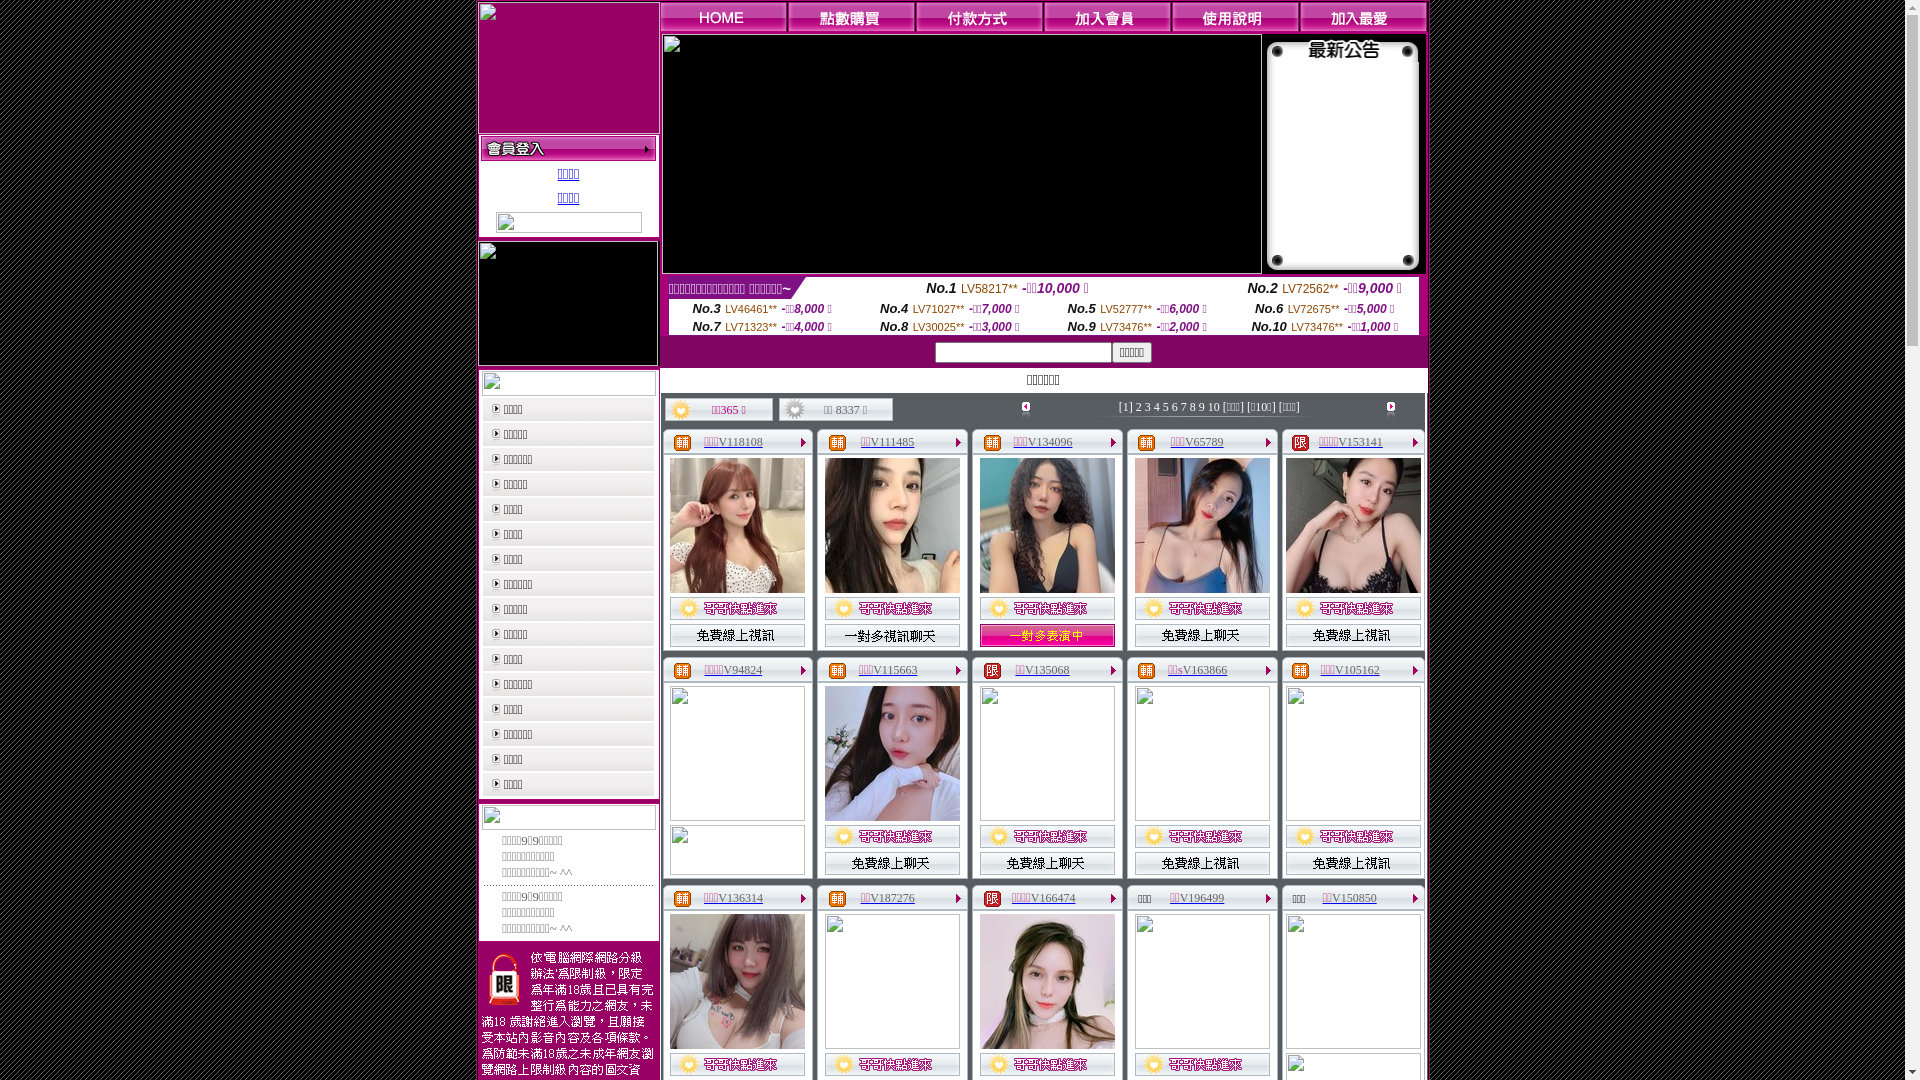  What do you see at coordinates (1049, 441) in the screenshot?
I see `'V134096'` at bounding box center [1049, 441].